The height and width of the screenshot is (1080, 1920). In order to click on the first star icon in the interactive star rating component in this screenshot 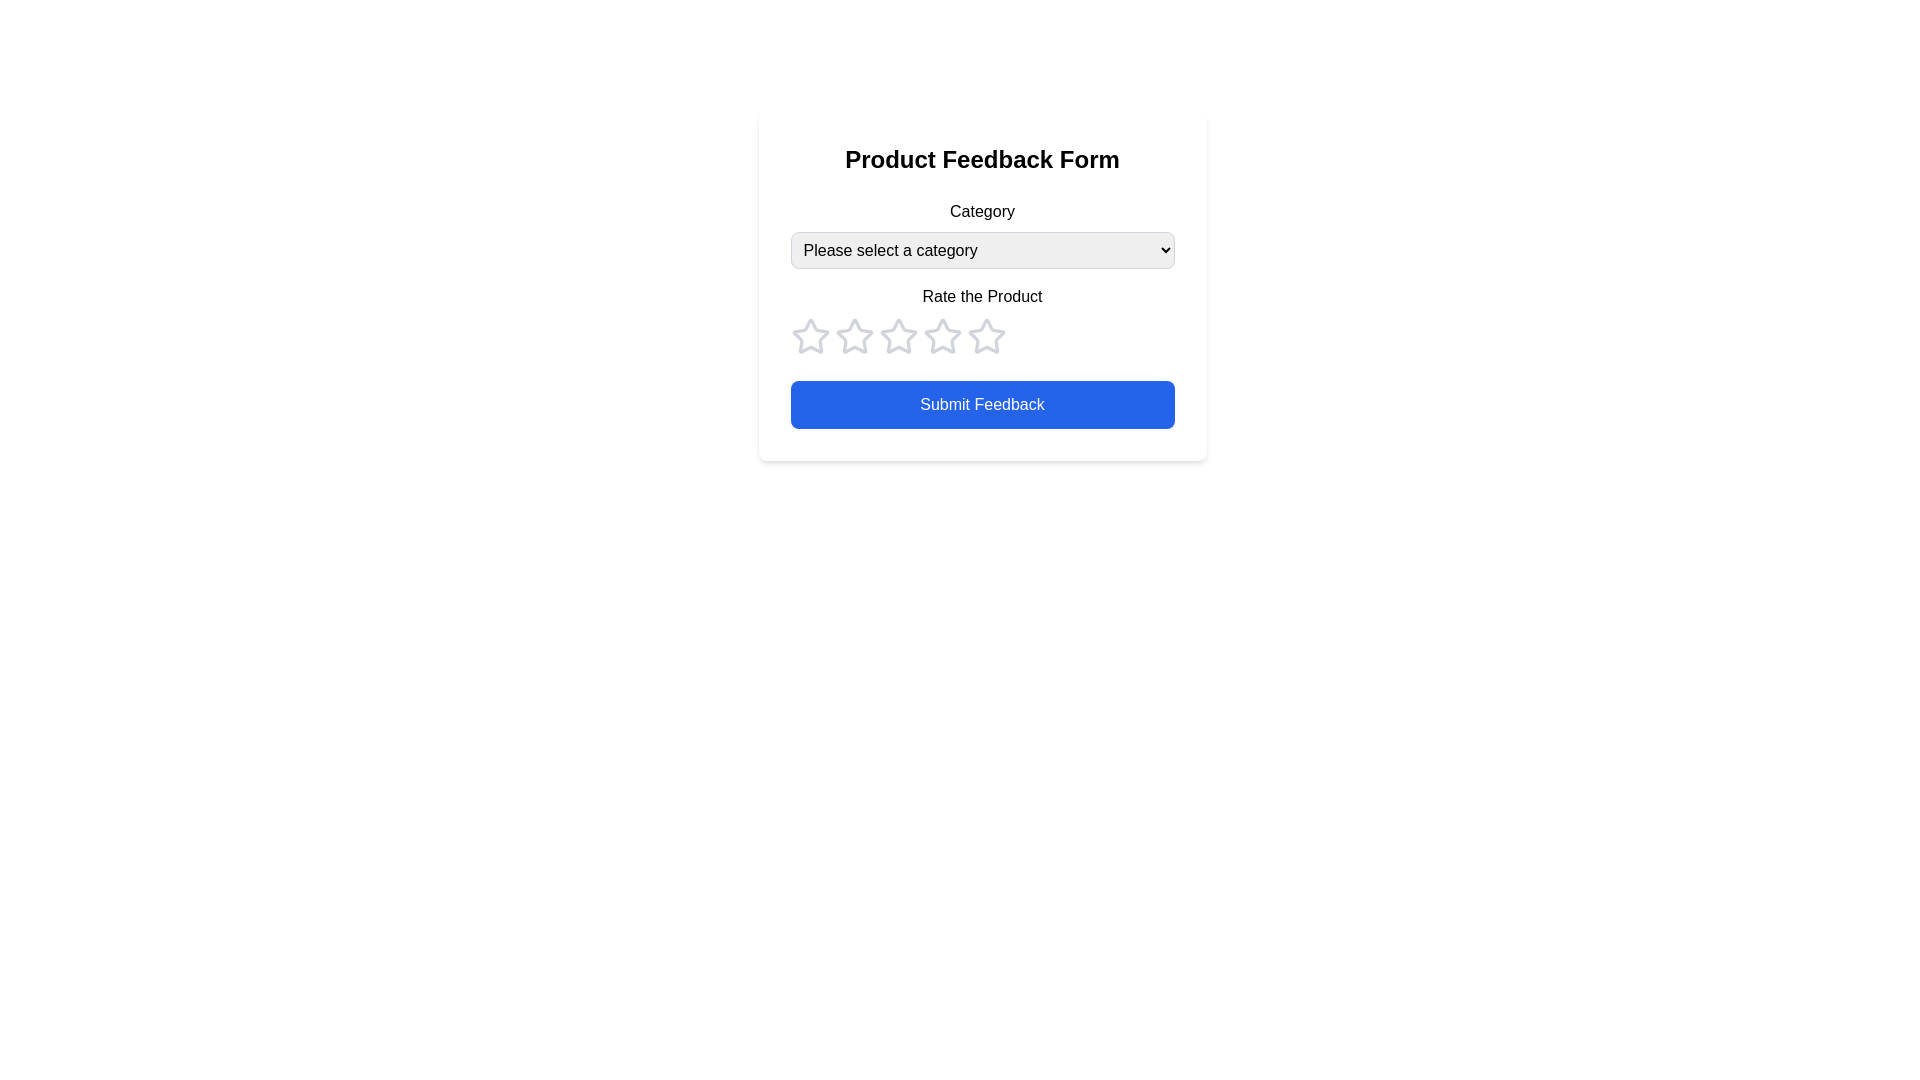, I will do `click(810, 335)`.